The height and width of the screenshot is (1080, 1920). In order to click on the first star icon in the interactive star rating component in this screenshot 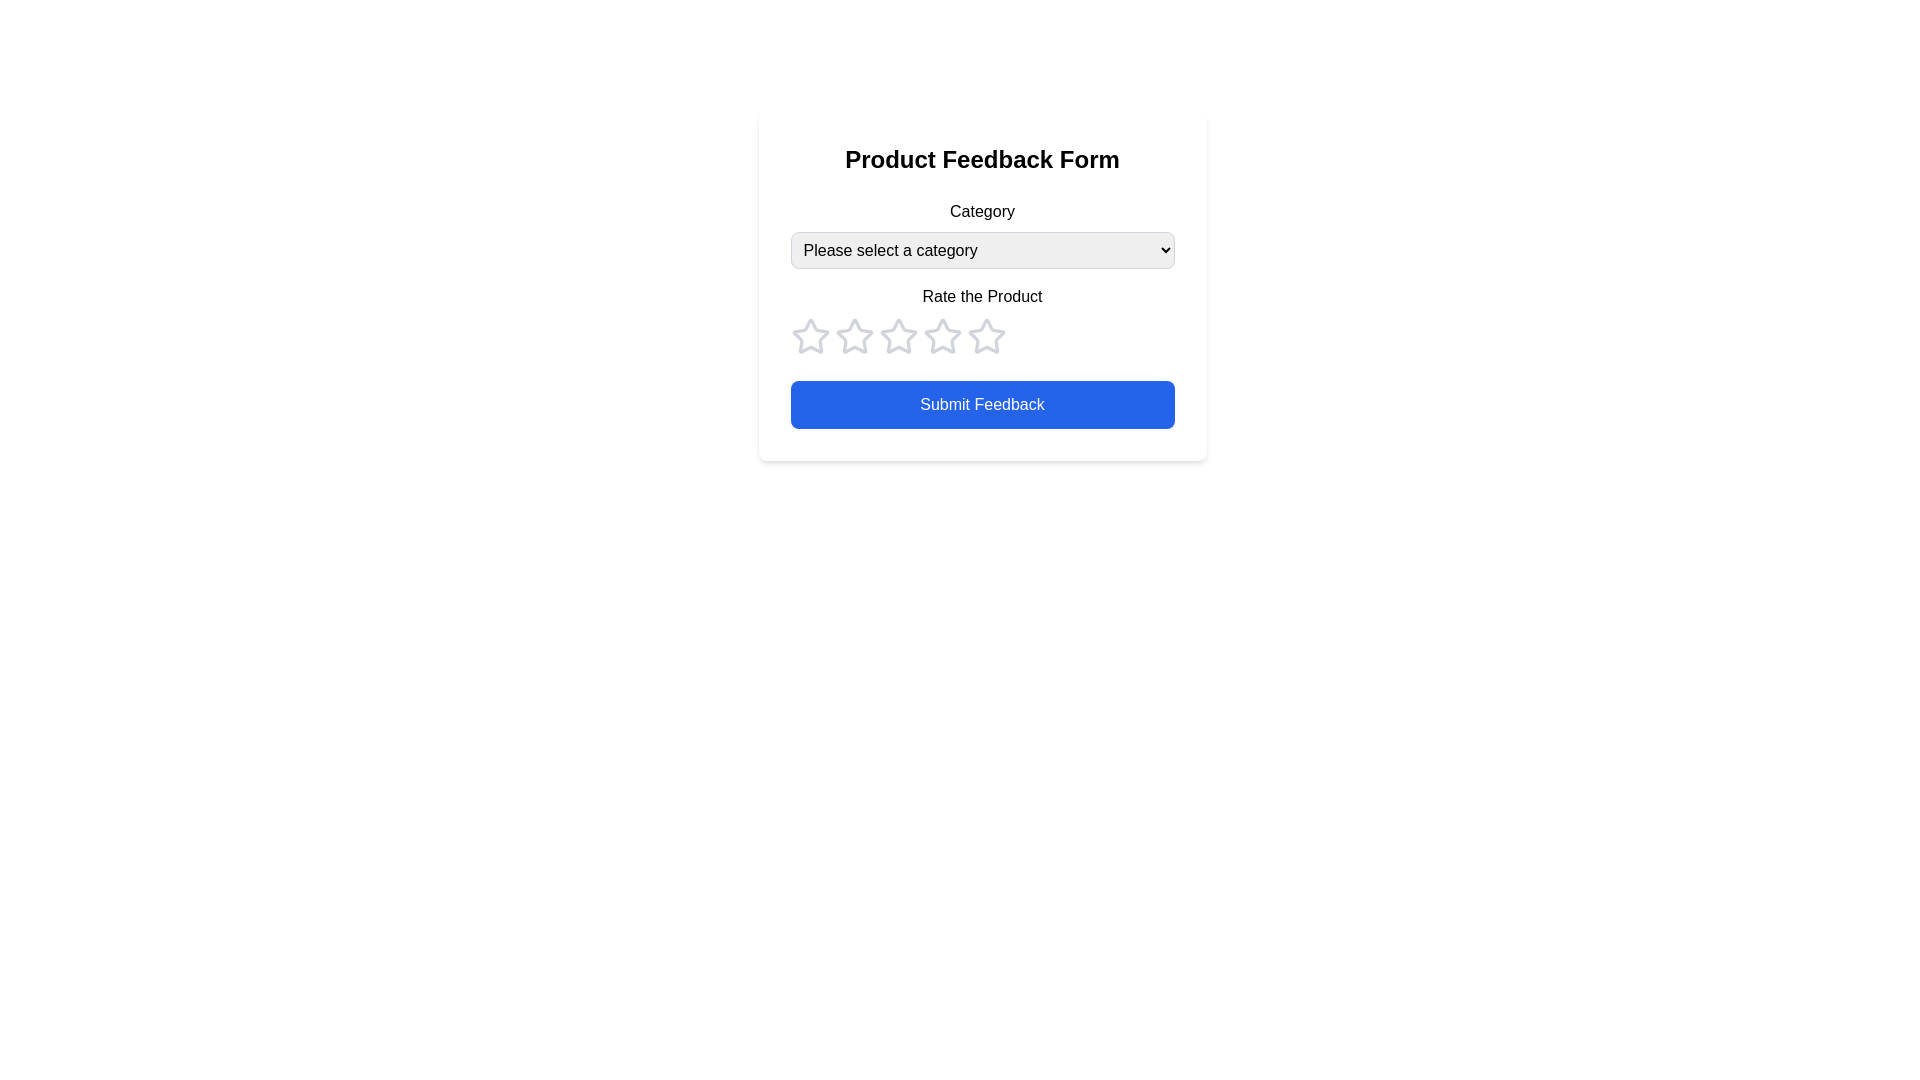, I will do `click(810, 335)`.